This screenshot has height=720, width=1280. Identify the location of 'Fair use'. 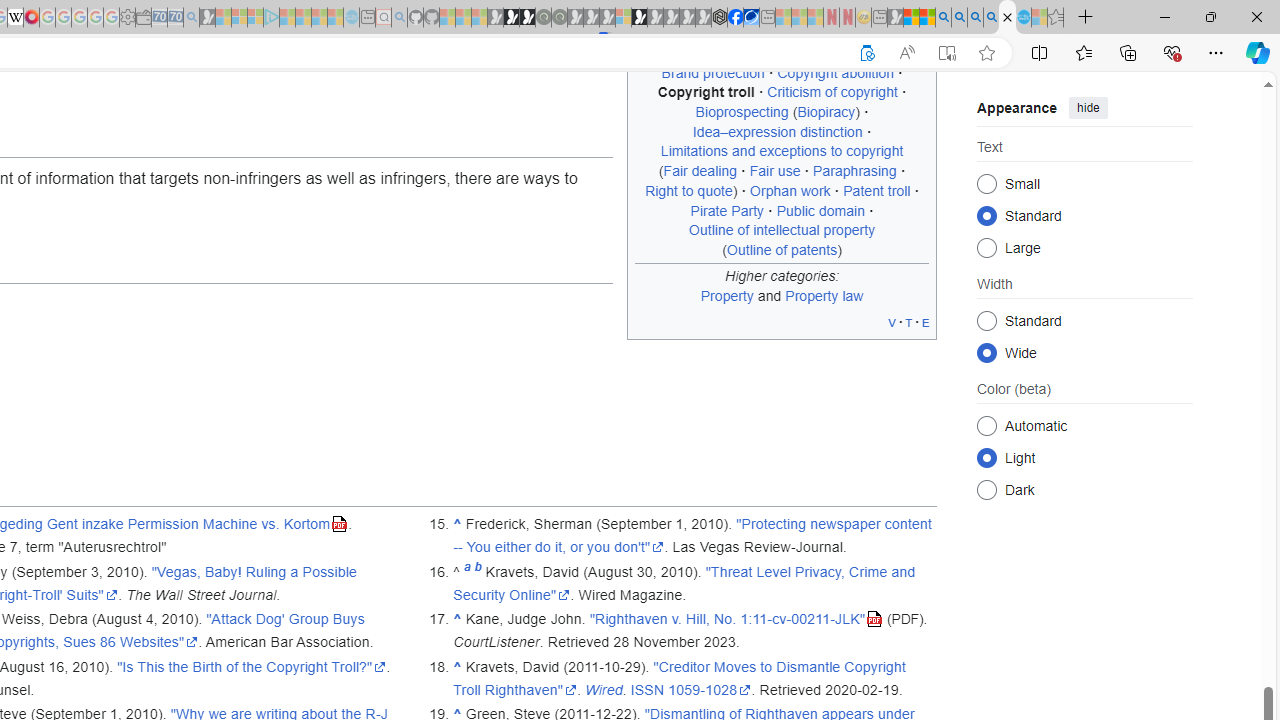
(774, 170).